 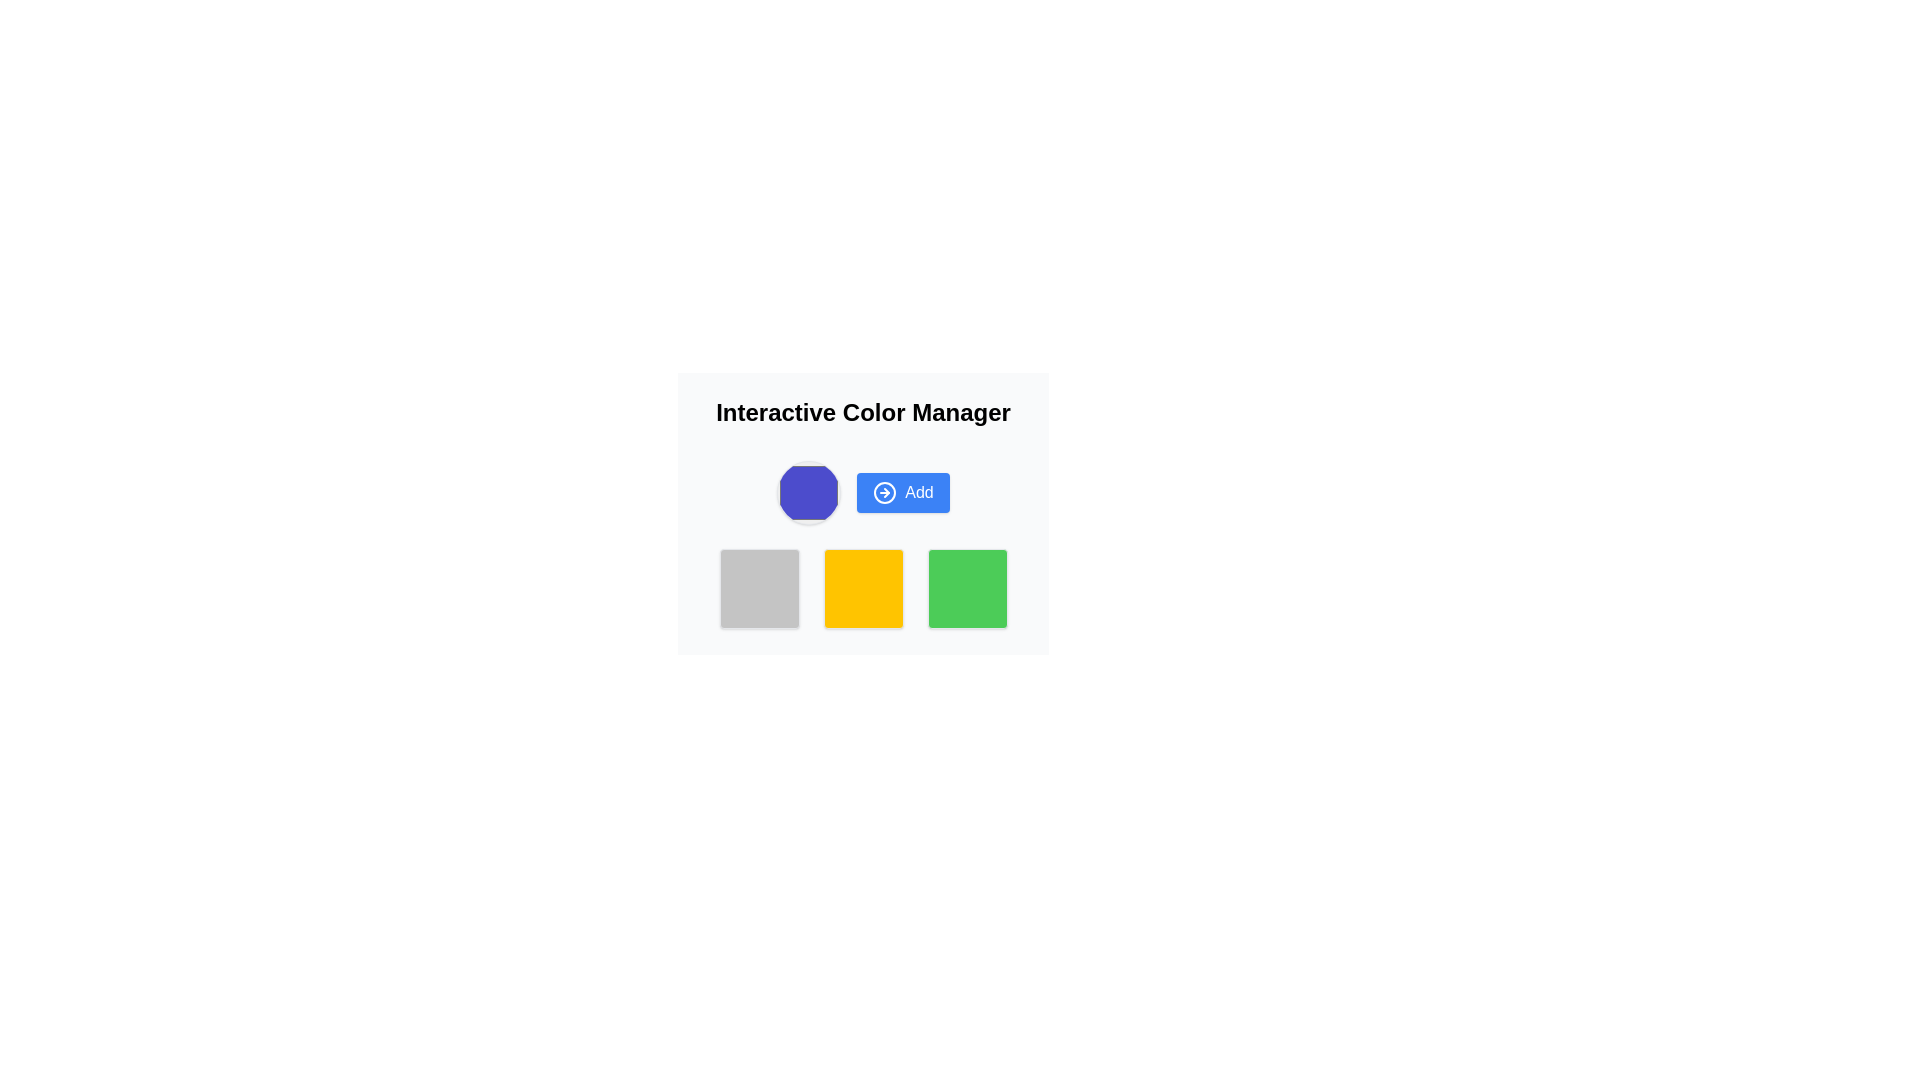 I want to click on the icon inside the 'Add' button located in the top-right section of the interface to highlight or activate the adjacent tooltip, so click(x=884, y=493).